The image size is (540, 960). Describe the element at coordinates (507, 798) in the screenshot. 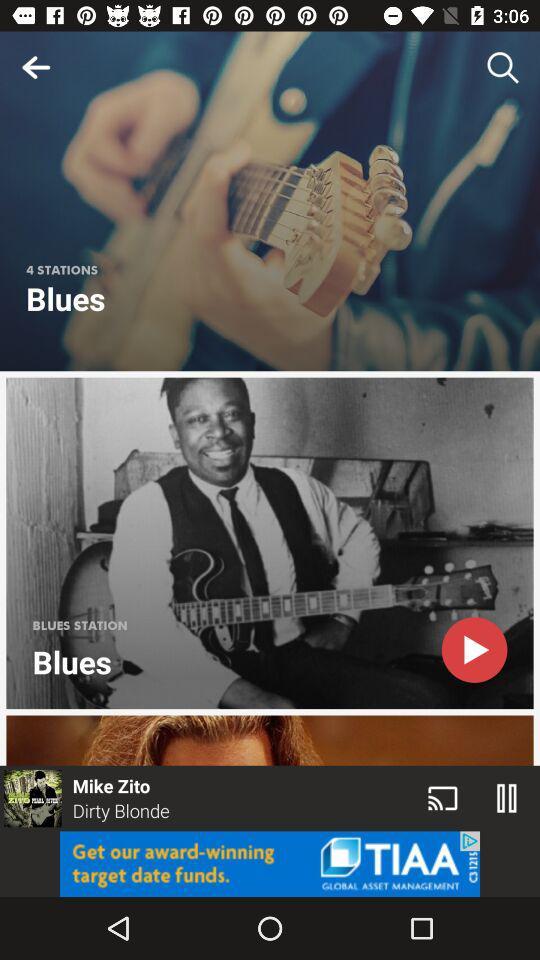

I see `the pause icon` at that location.